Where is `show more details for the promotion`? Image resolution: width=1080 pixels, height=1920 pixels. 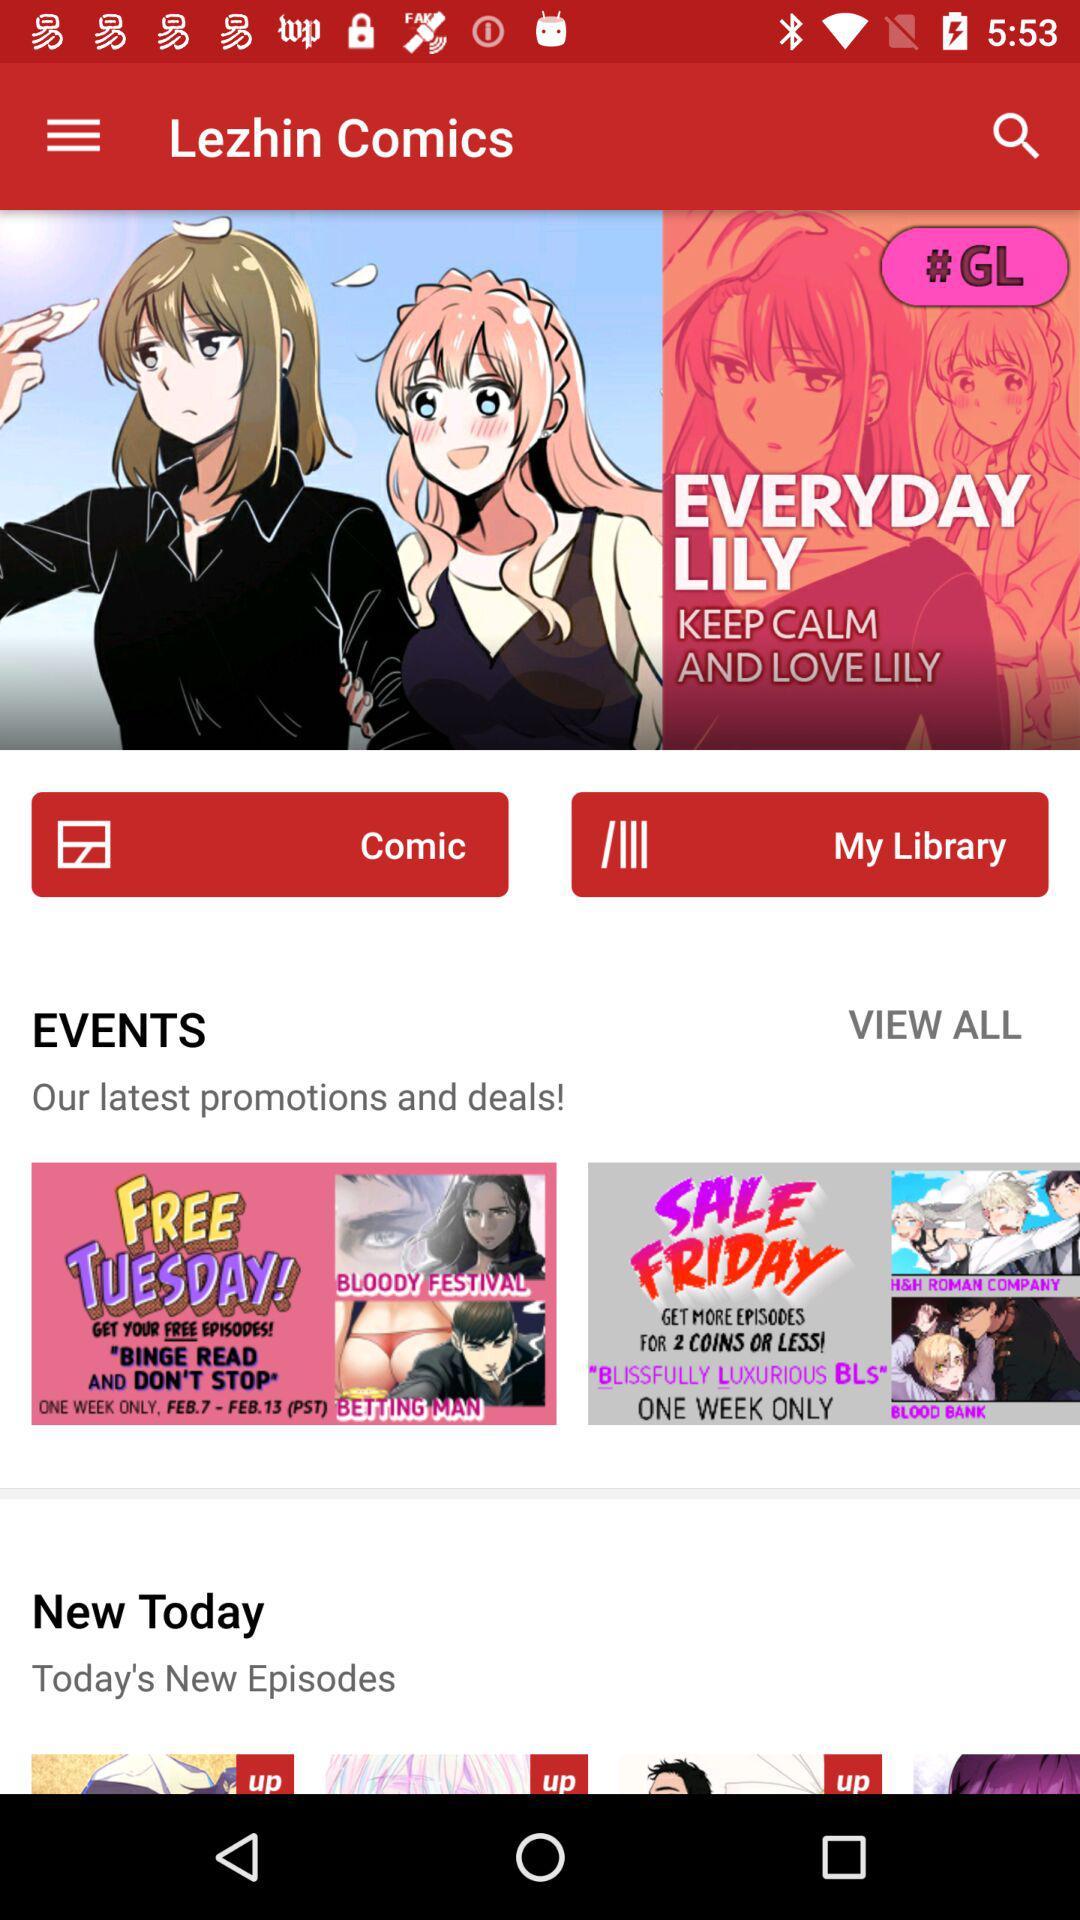
show more details for the promotion is located at coordinates (833, 1293).